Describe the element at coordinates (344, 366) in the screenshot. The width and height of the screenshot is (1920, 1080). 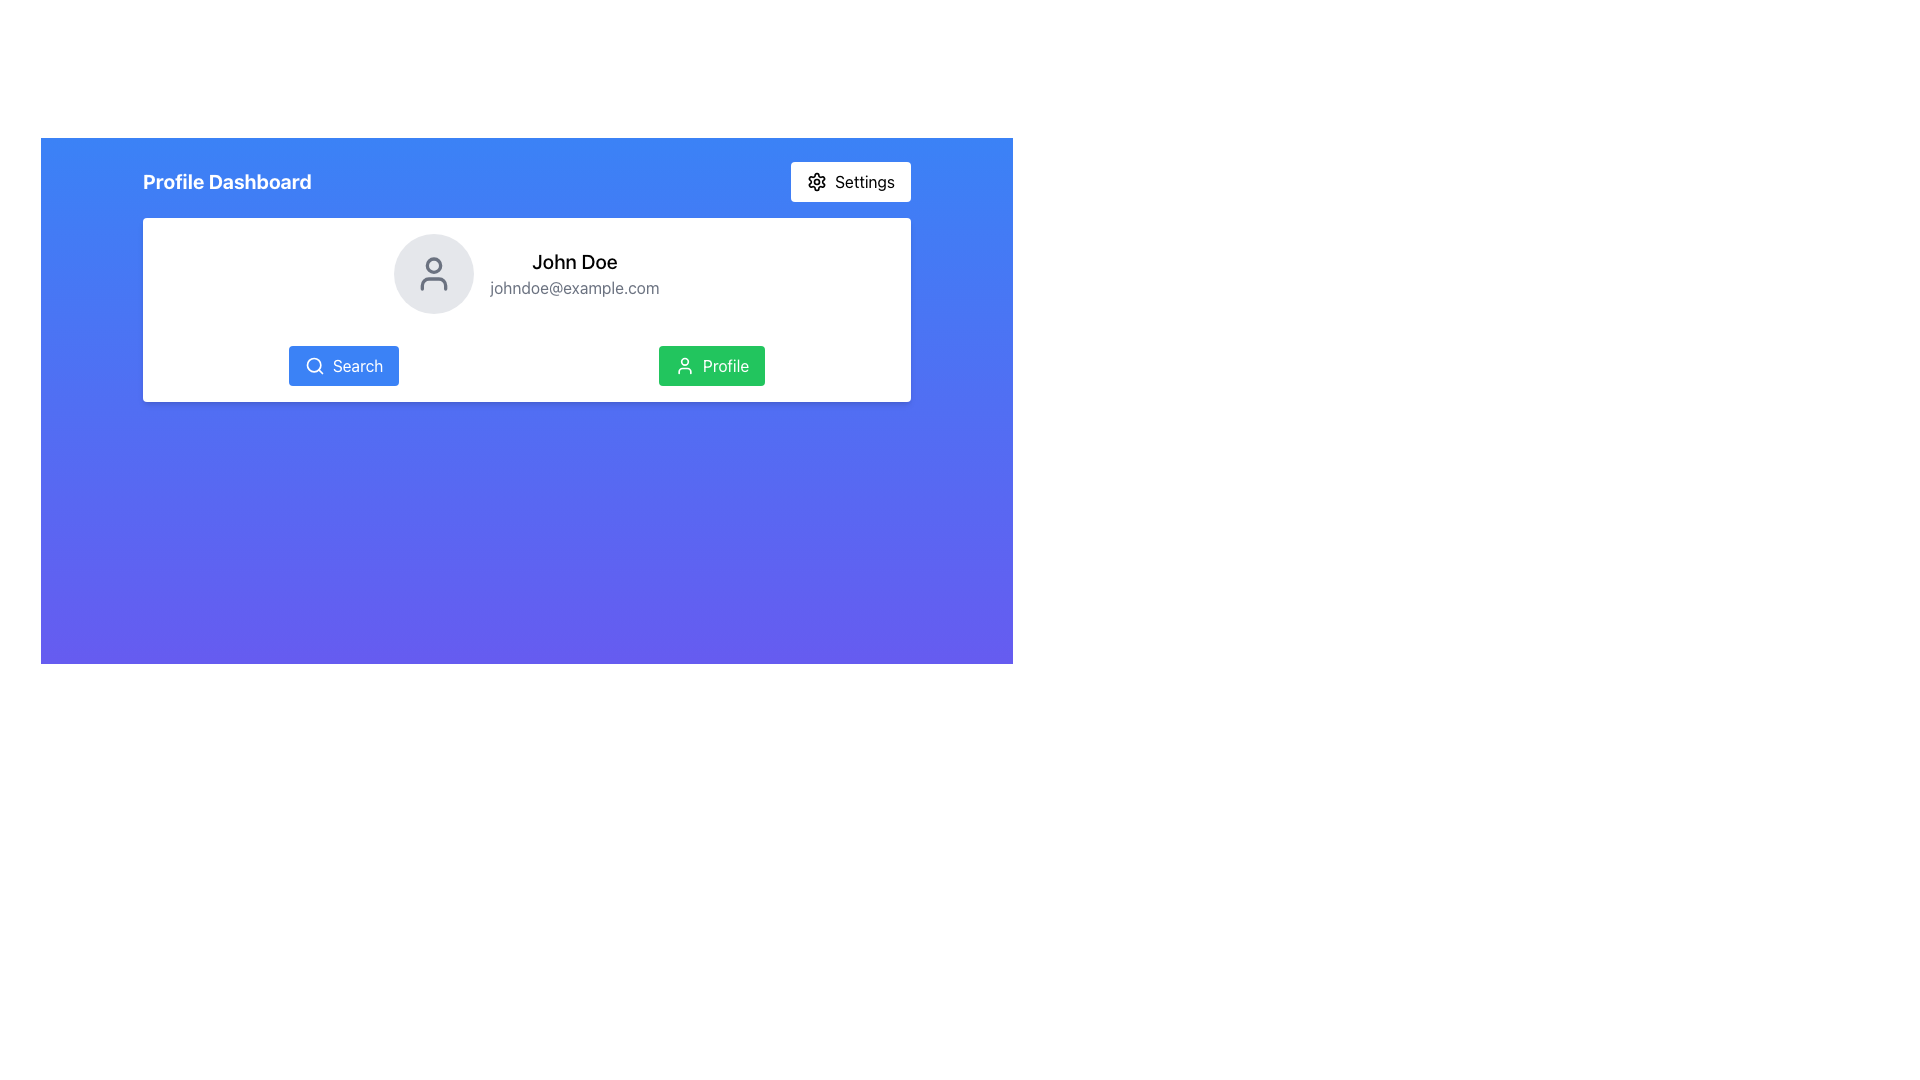
I see `the search button located on the left side of the row containing two buttons` at that location.